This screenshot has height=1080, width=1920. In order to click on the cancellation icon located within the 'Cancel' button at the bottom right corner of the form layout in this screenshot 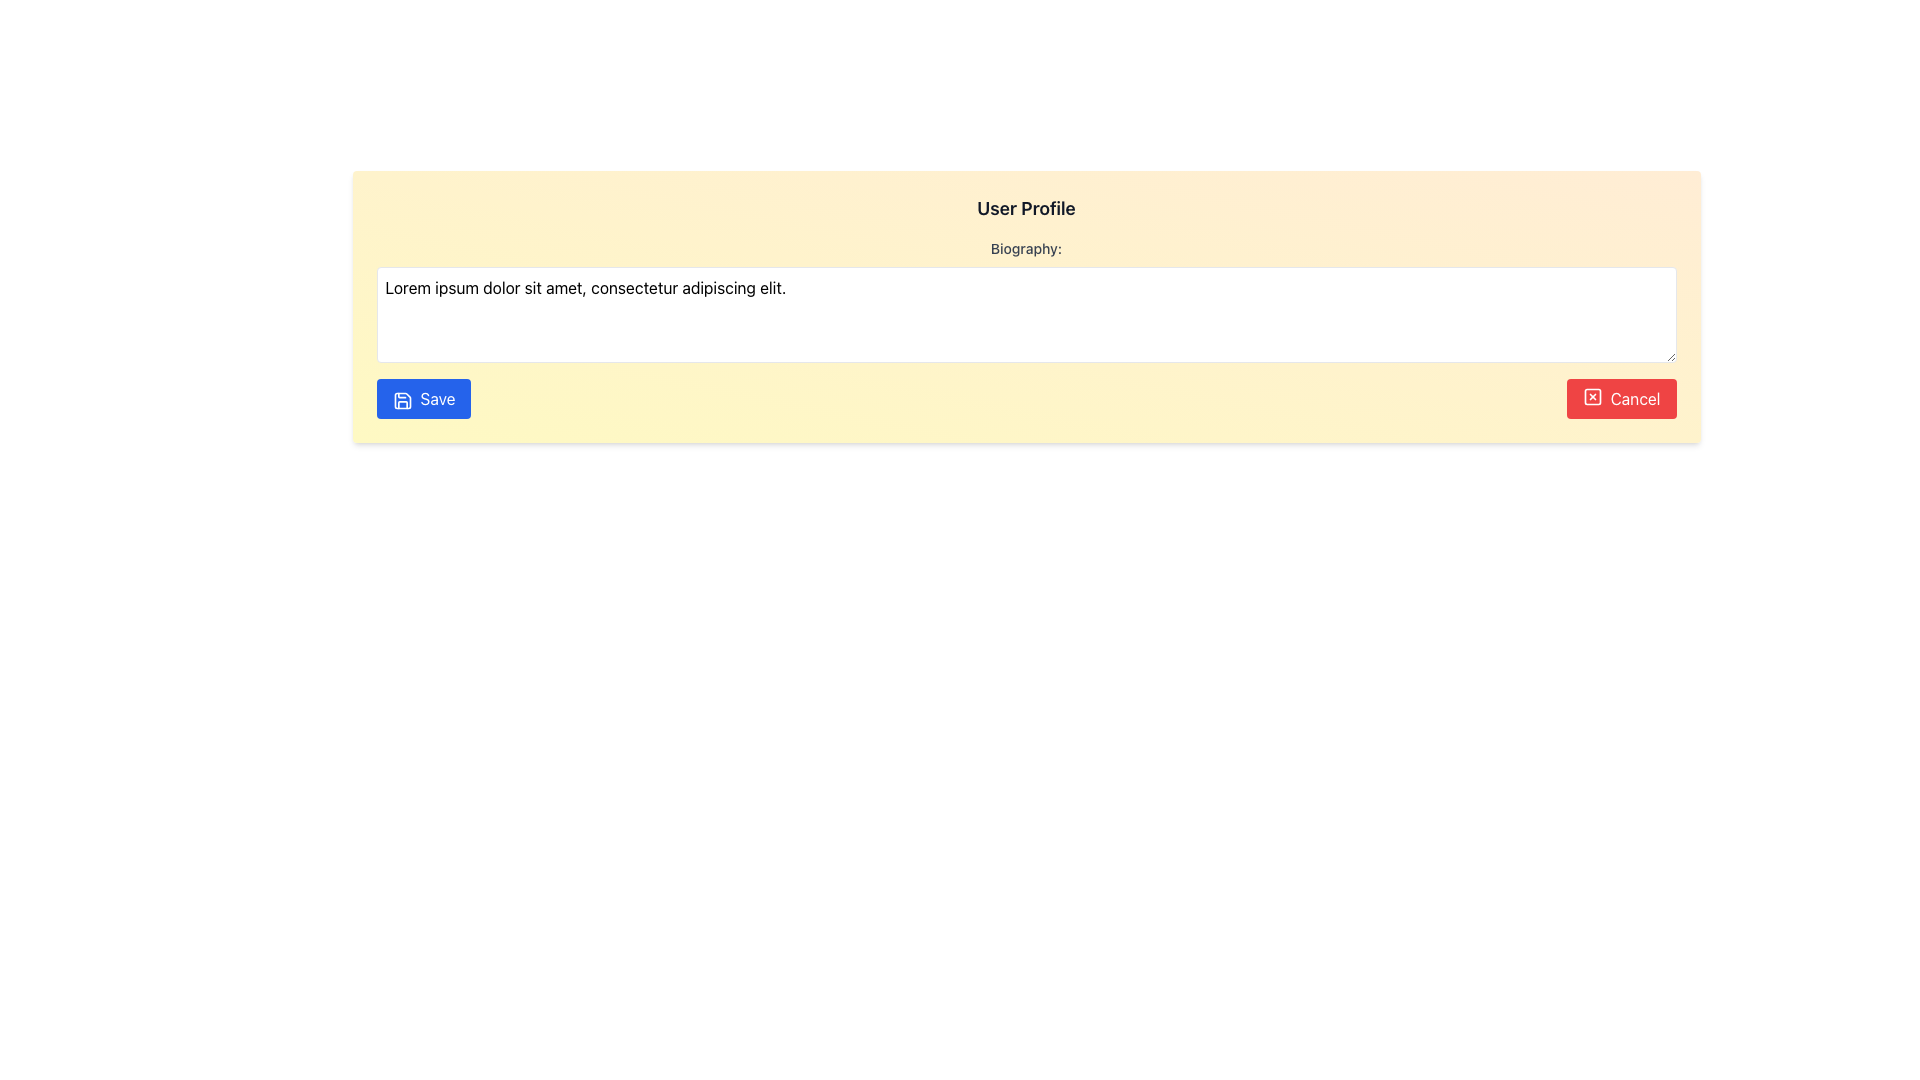, I will do `click(1591, 397)`.